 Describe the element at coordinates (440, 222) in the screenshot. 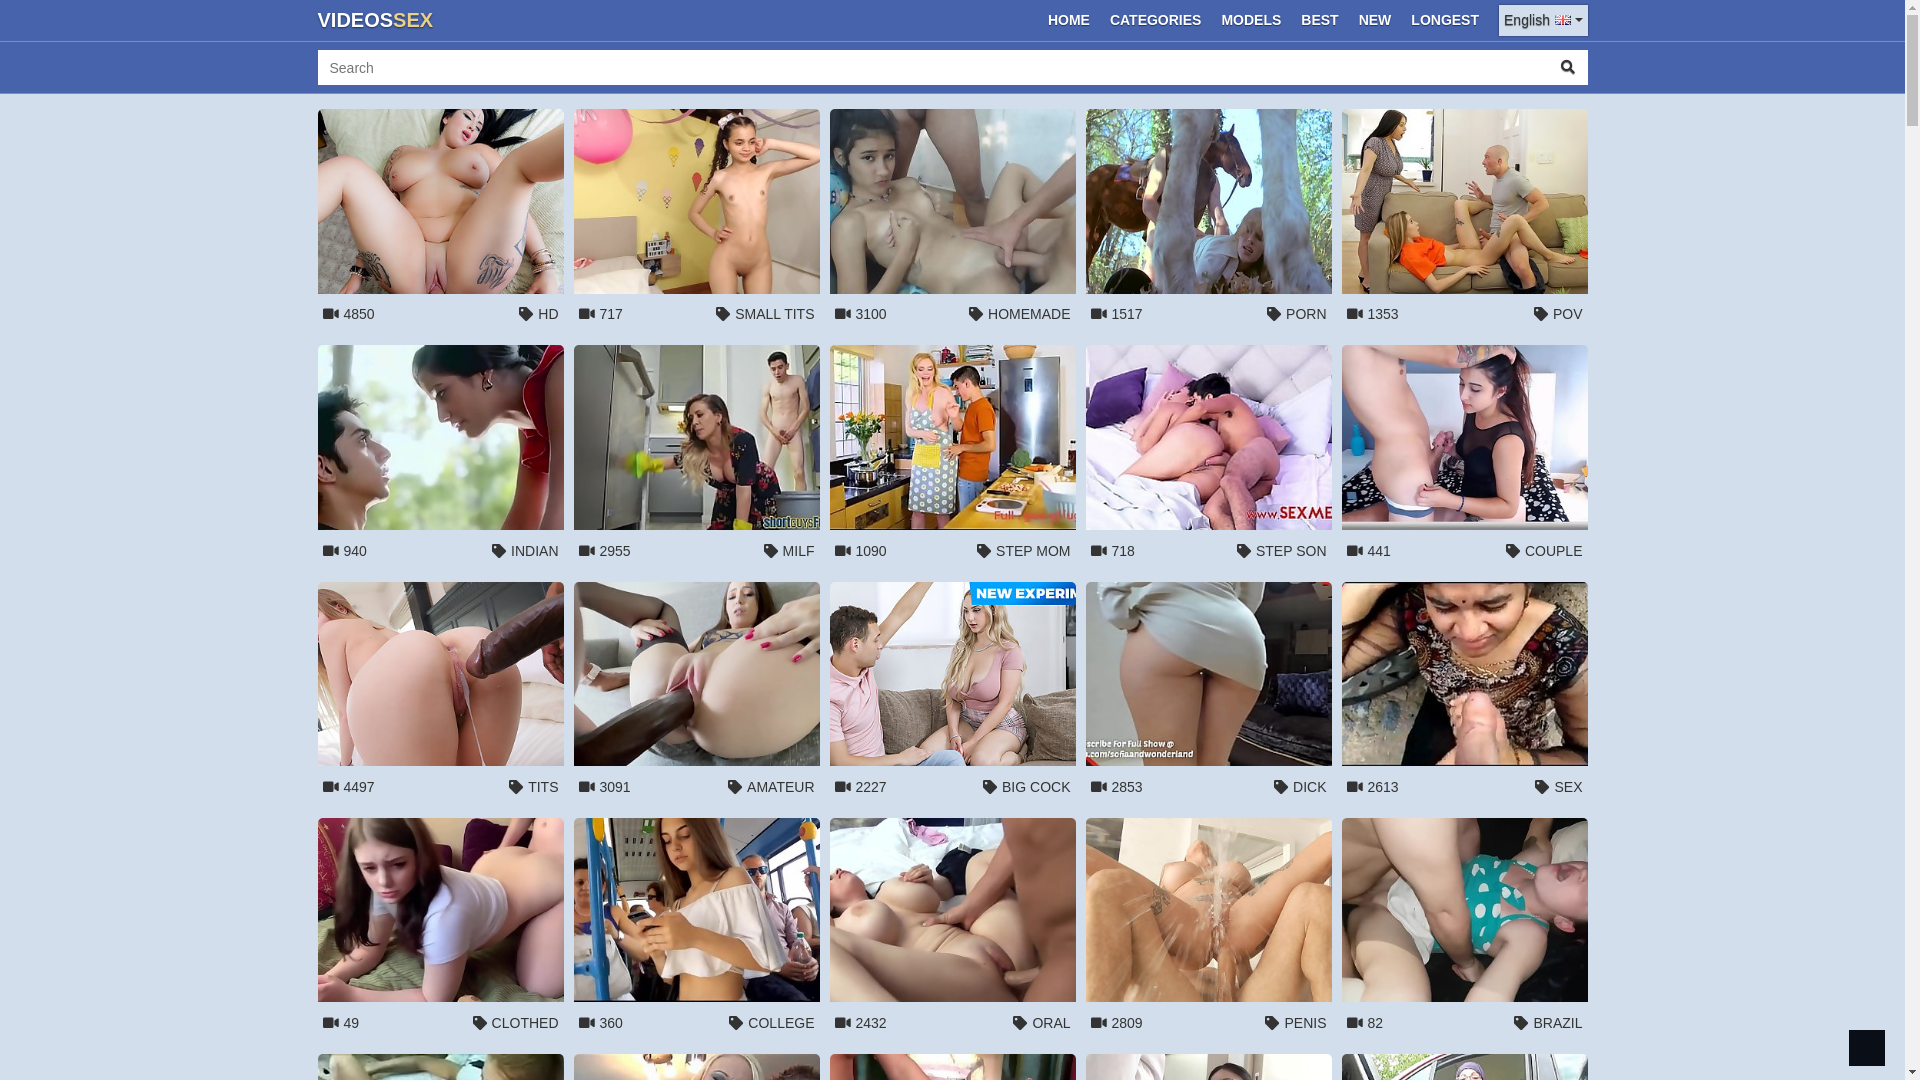

I see `'4850` at that location.